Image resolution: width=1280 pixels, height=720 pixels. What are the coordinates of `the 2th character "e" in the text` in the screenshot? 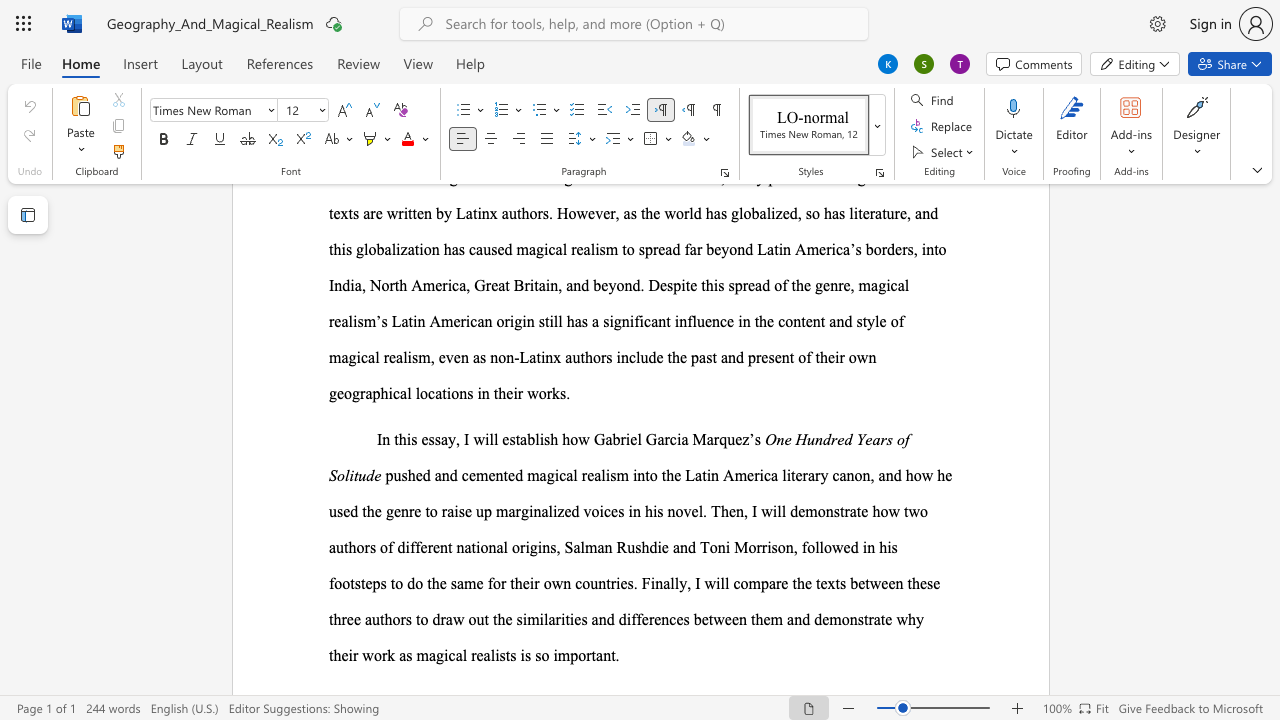 It's located at (480, 655).